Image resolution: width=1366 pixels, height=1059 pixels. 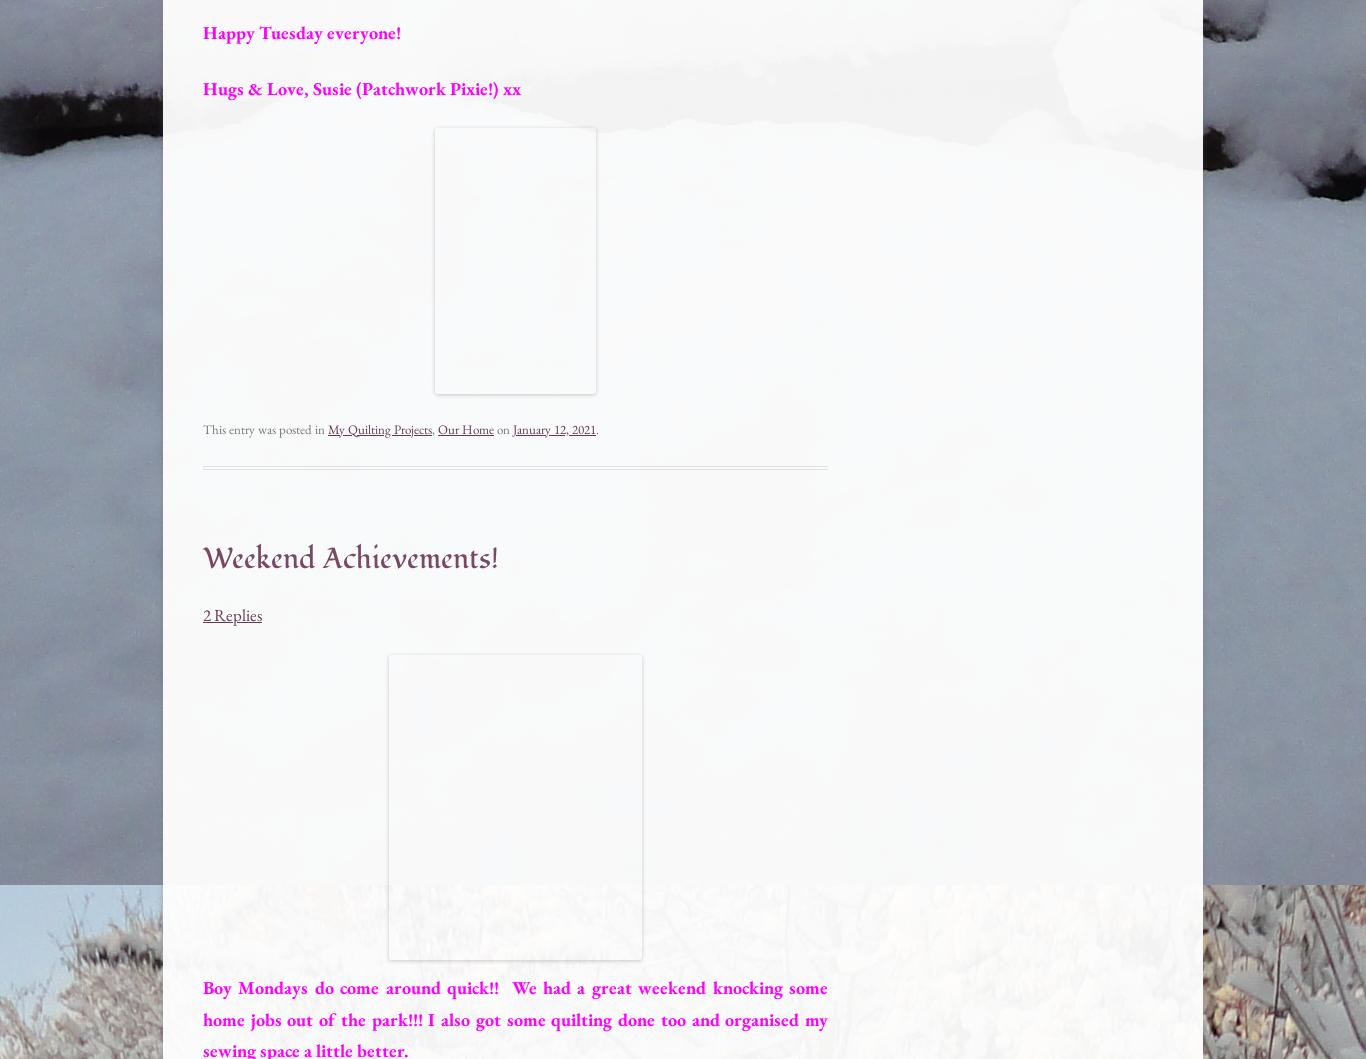 I want to click on ',', so click(x=433, y=428).